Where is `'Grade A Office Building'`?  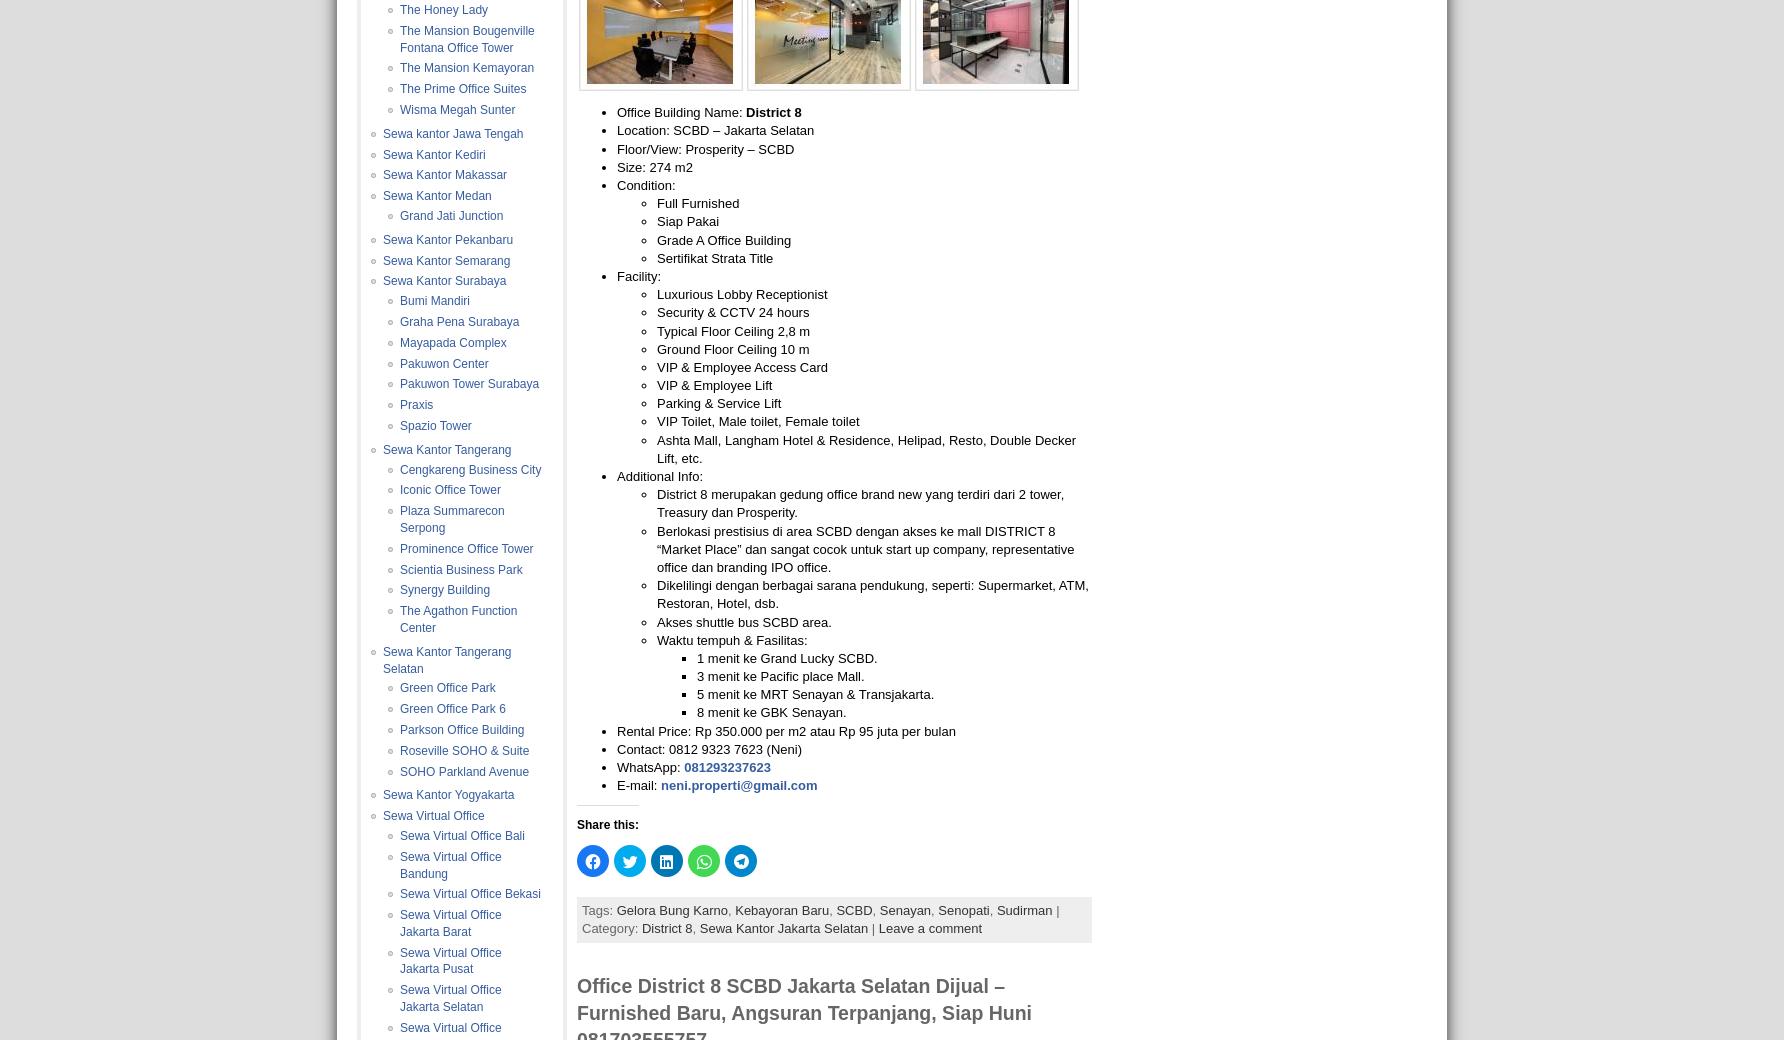 'Grade A Office Building' is located at coordinates (723, 239).